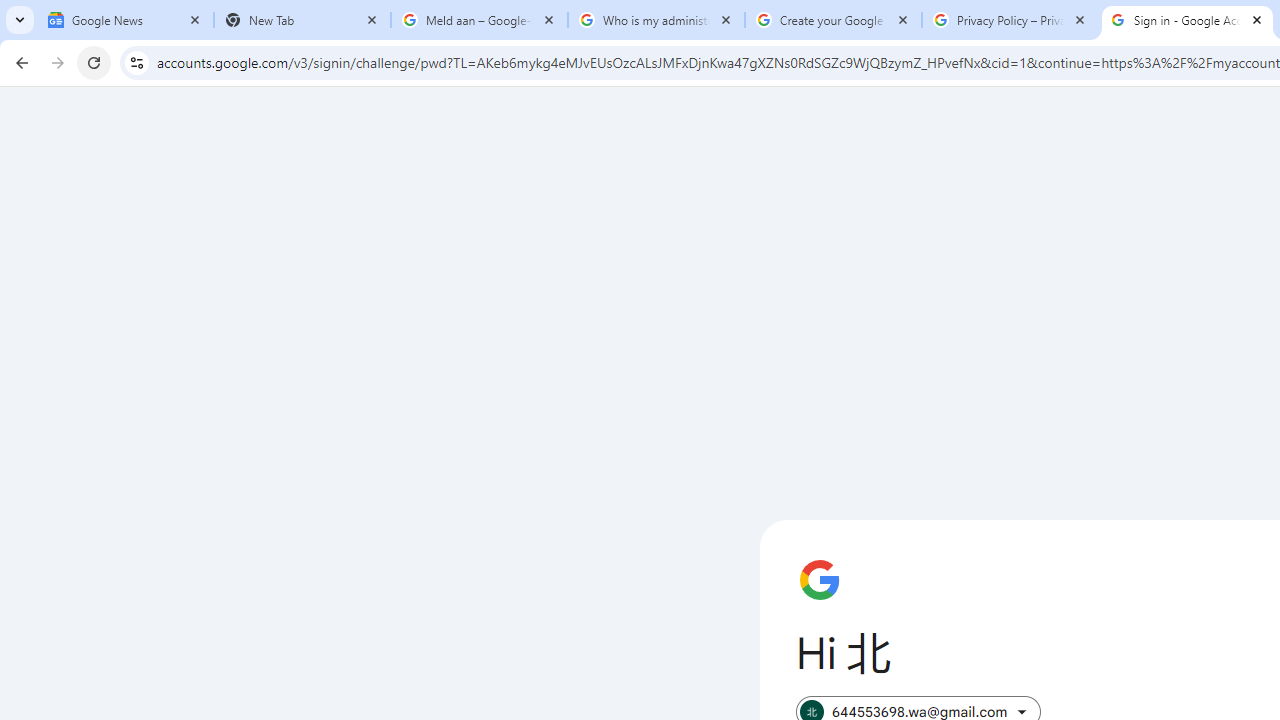 The width and height of the screenshot is (1280, 720). I want to click on 'New Tab', so click(301, 20).